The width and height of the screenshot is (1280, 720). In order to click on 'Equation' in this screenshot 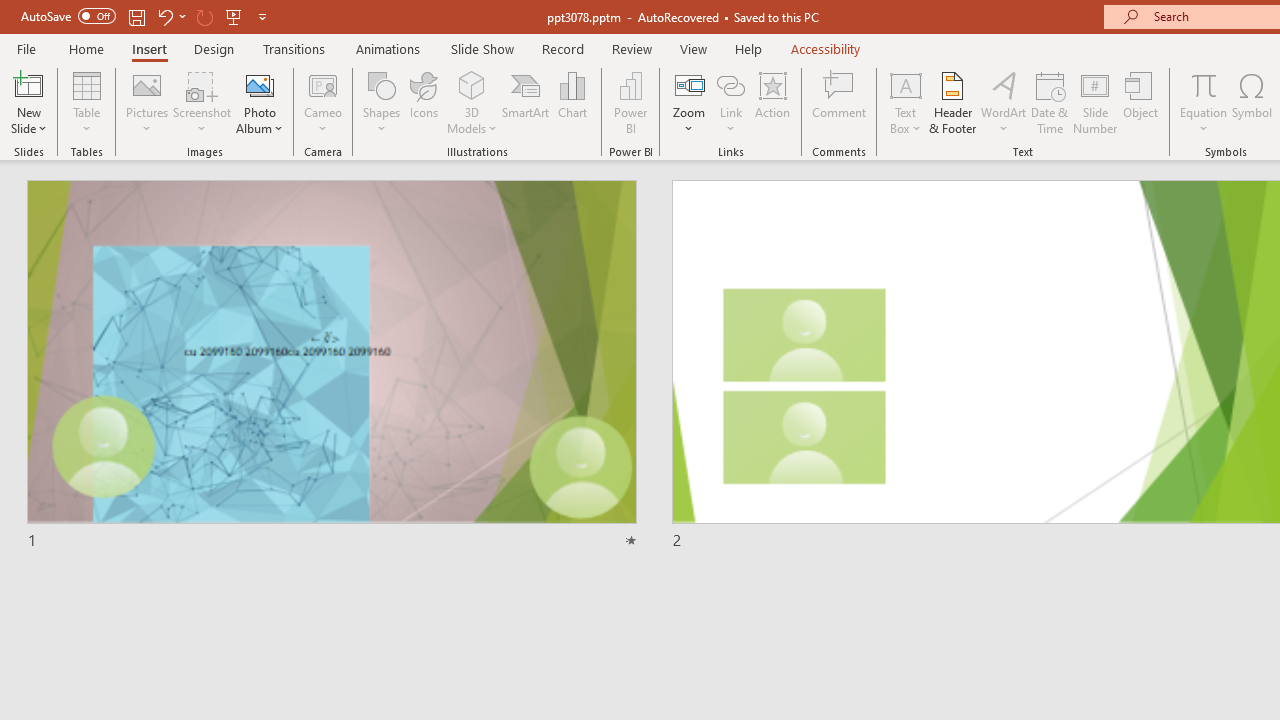, I will do `click(1202, 103)`.